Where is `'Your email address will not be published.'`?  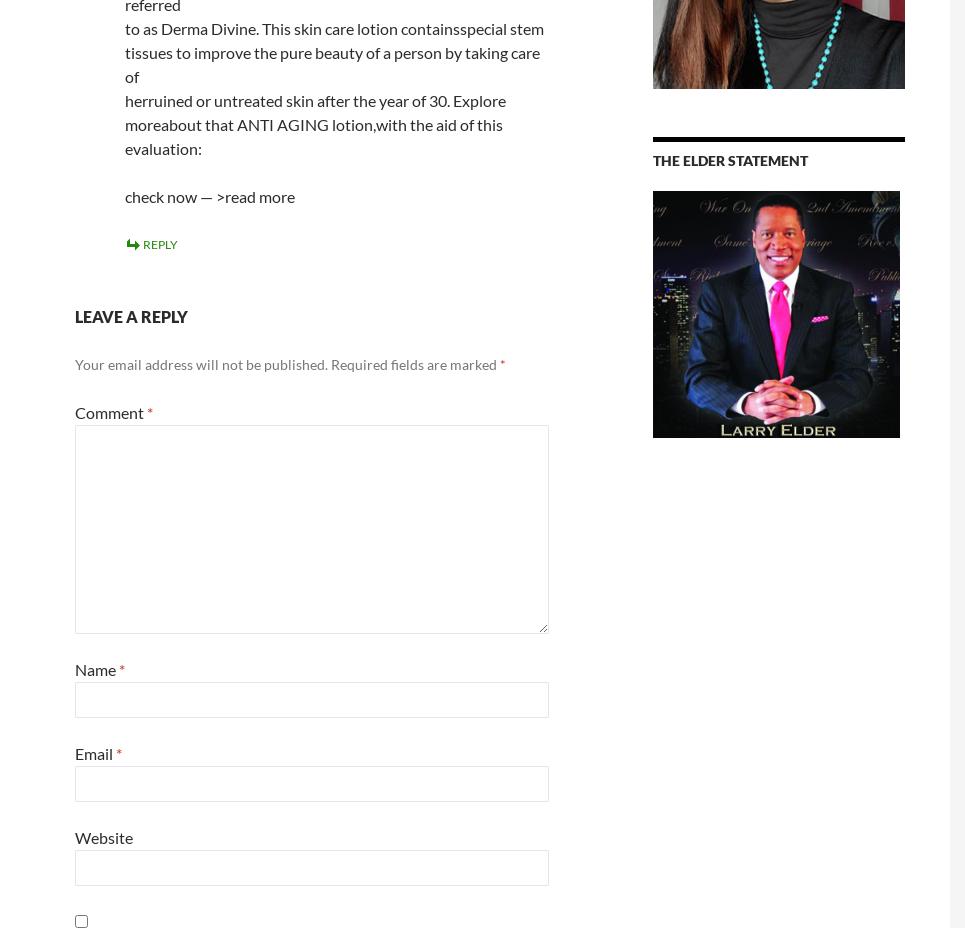 'Your email address will not be published.' is located at coordinates (200, 364).